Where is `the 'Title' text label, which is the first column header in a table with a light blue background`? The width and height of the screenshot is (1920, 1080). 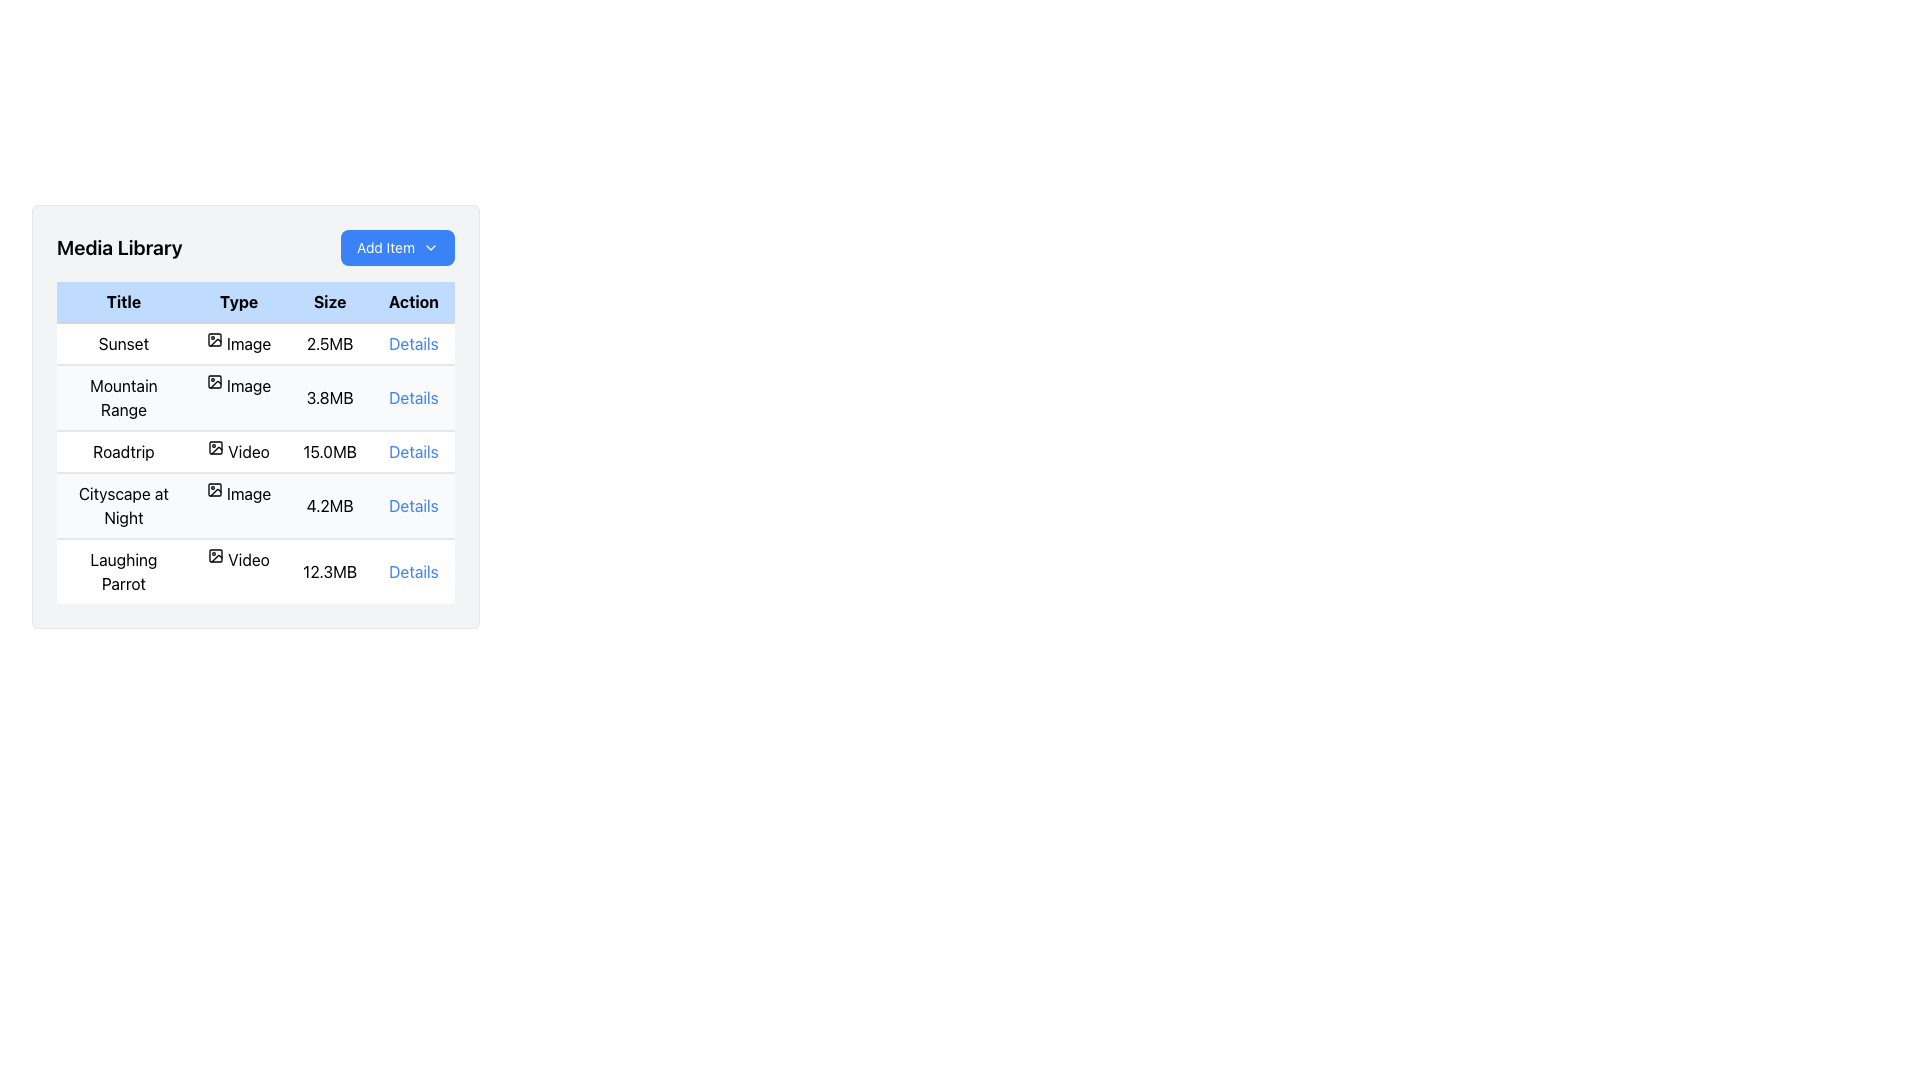
the 'Title' text label, which is the first column header in a table with a light blue background is located at coordinates (122, 302).